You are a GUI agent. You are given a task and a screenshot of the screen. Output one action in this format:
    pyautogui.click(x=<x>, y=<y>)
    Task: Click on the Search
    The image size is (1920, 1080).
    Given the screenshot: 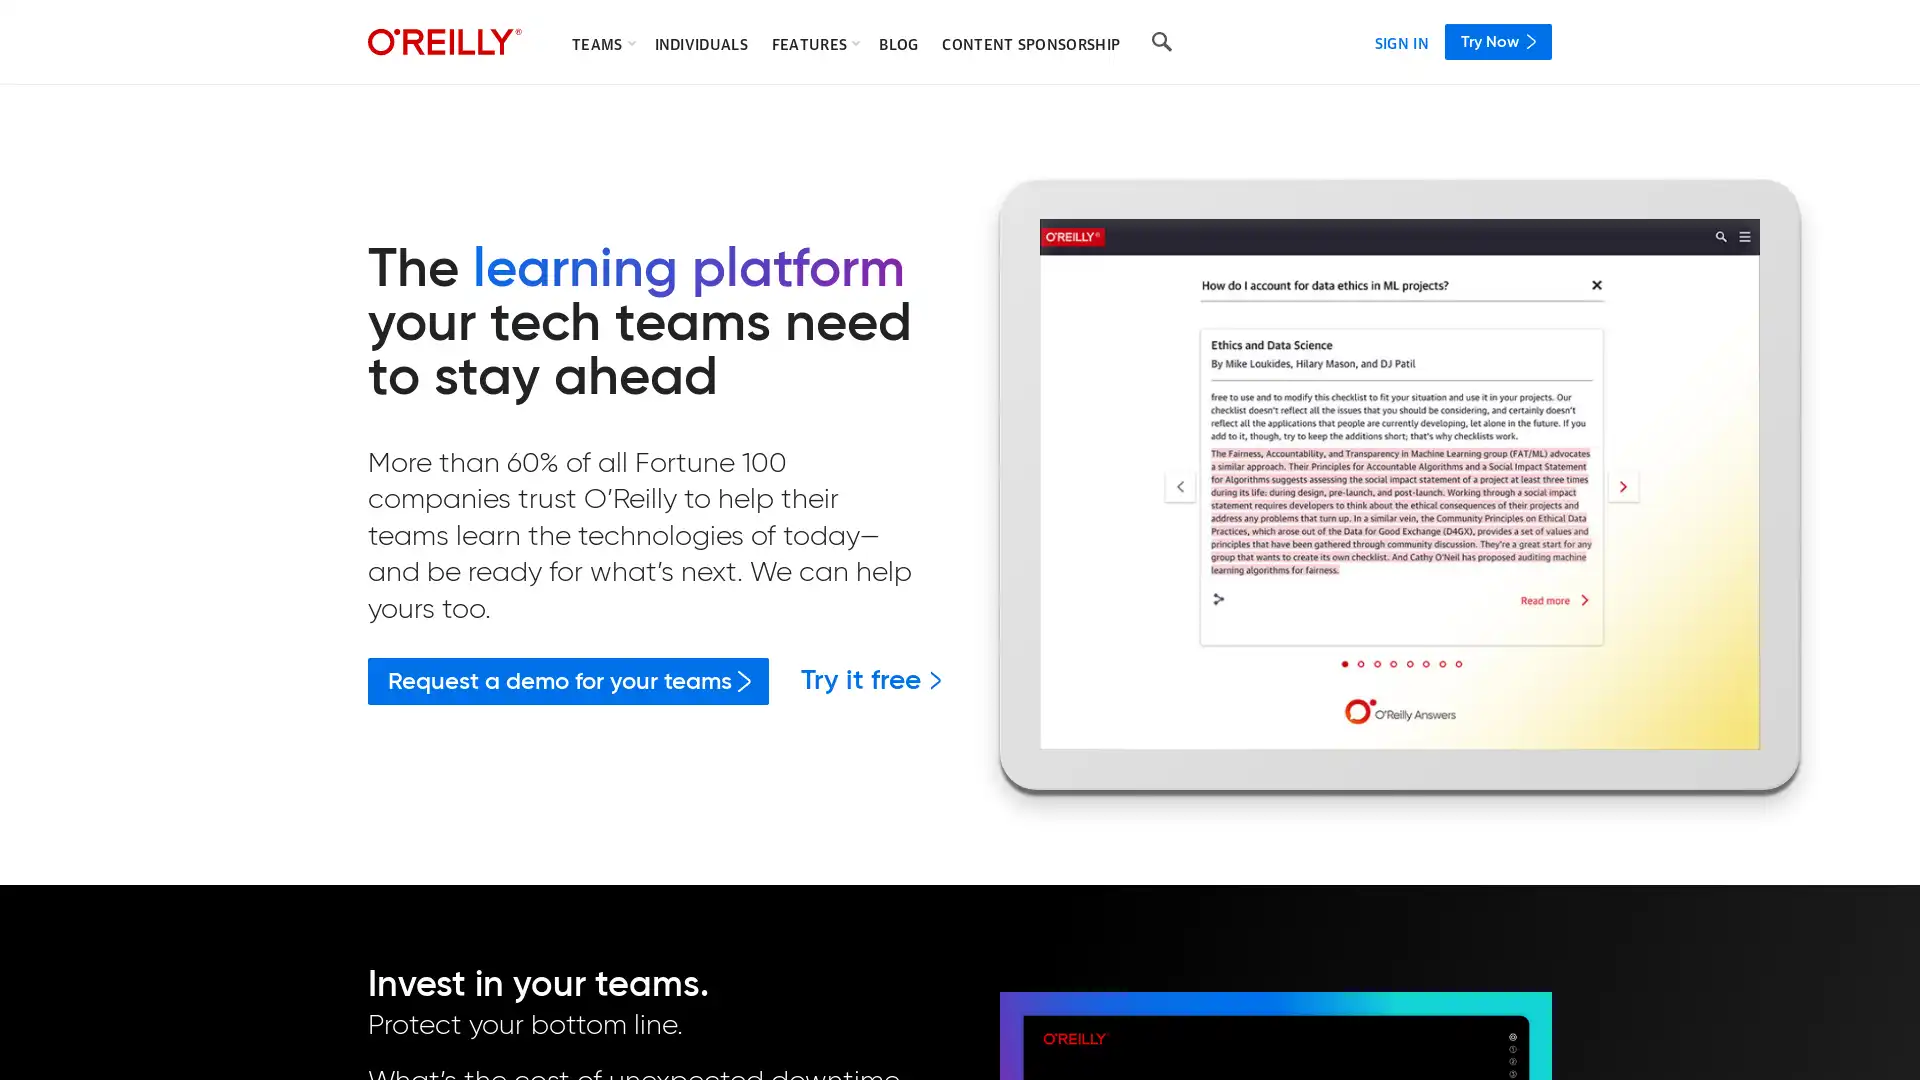 What is the action you would take?
    pyautogui.click(x=1161, y=42)
    